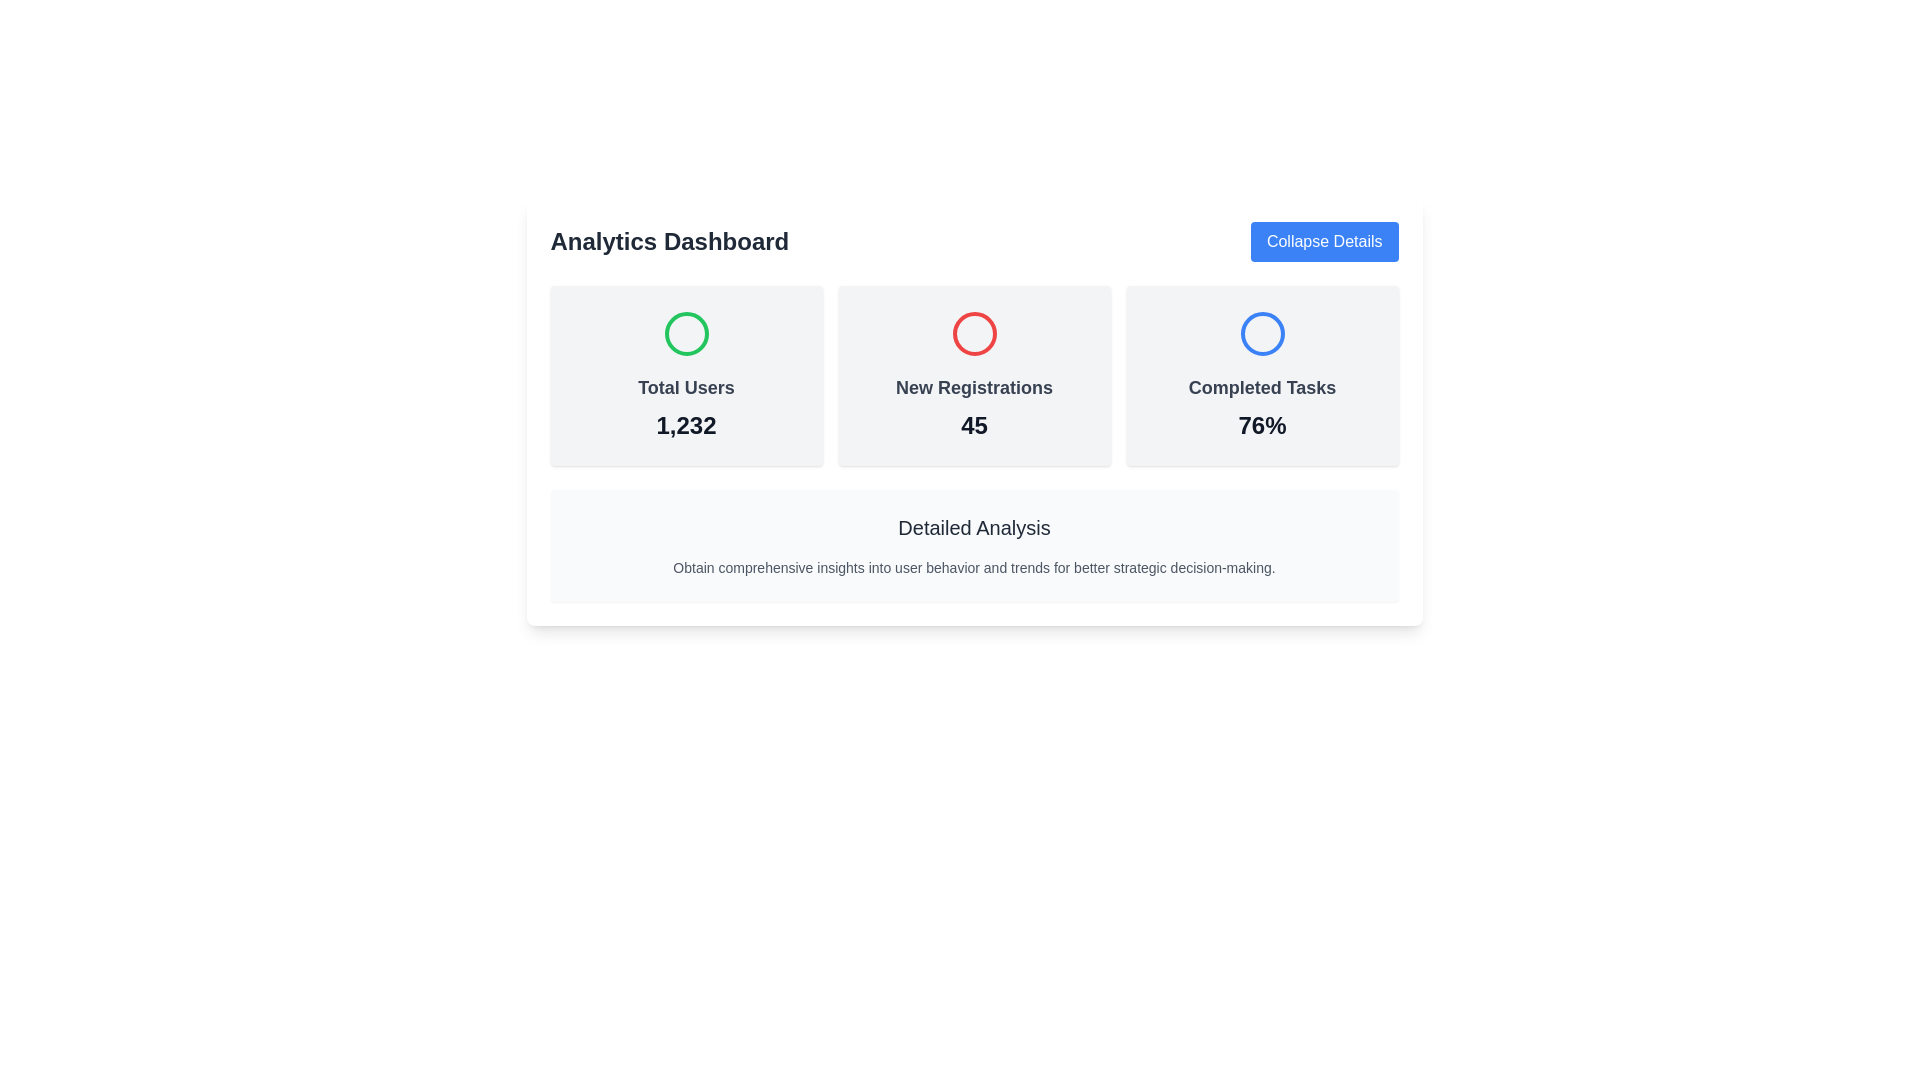 The height and width of the screenshot is (1080, 1920). Describe the element at coordinates (669, 241) in the screenshot. I see `the bold, large-sized text label that says 'Analytics Dashboard', which is styled prominently as a header in dark gray color and is located at the top-left of the interface` at that location.